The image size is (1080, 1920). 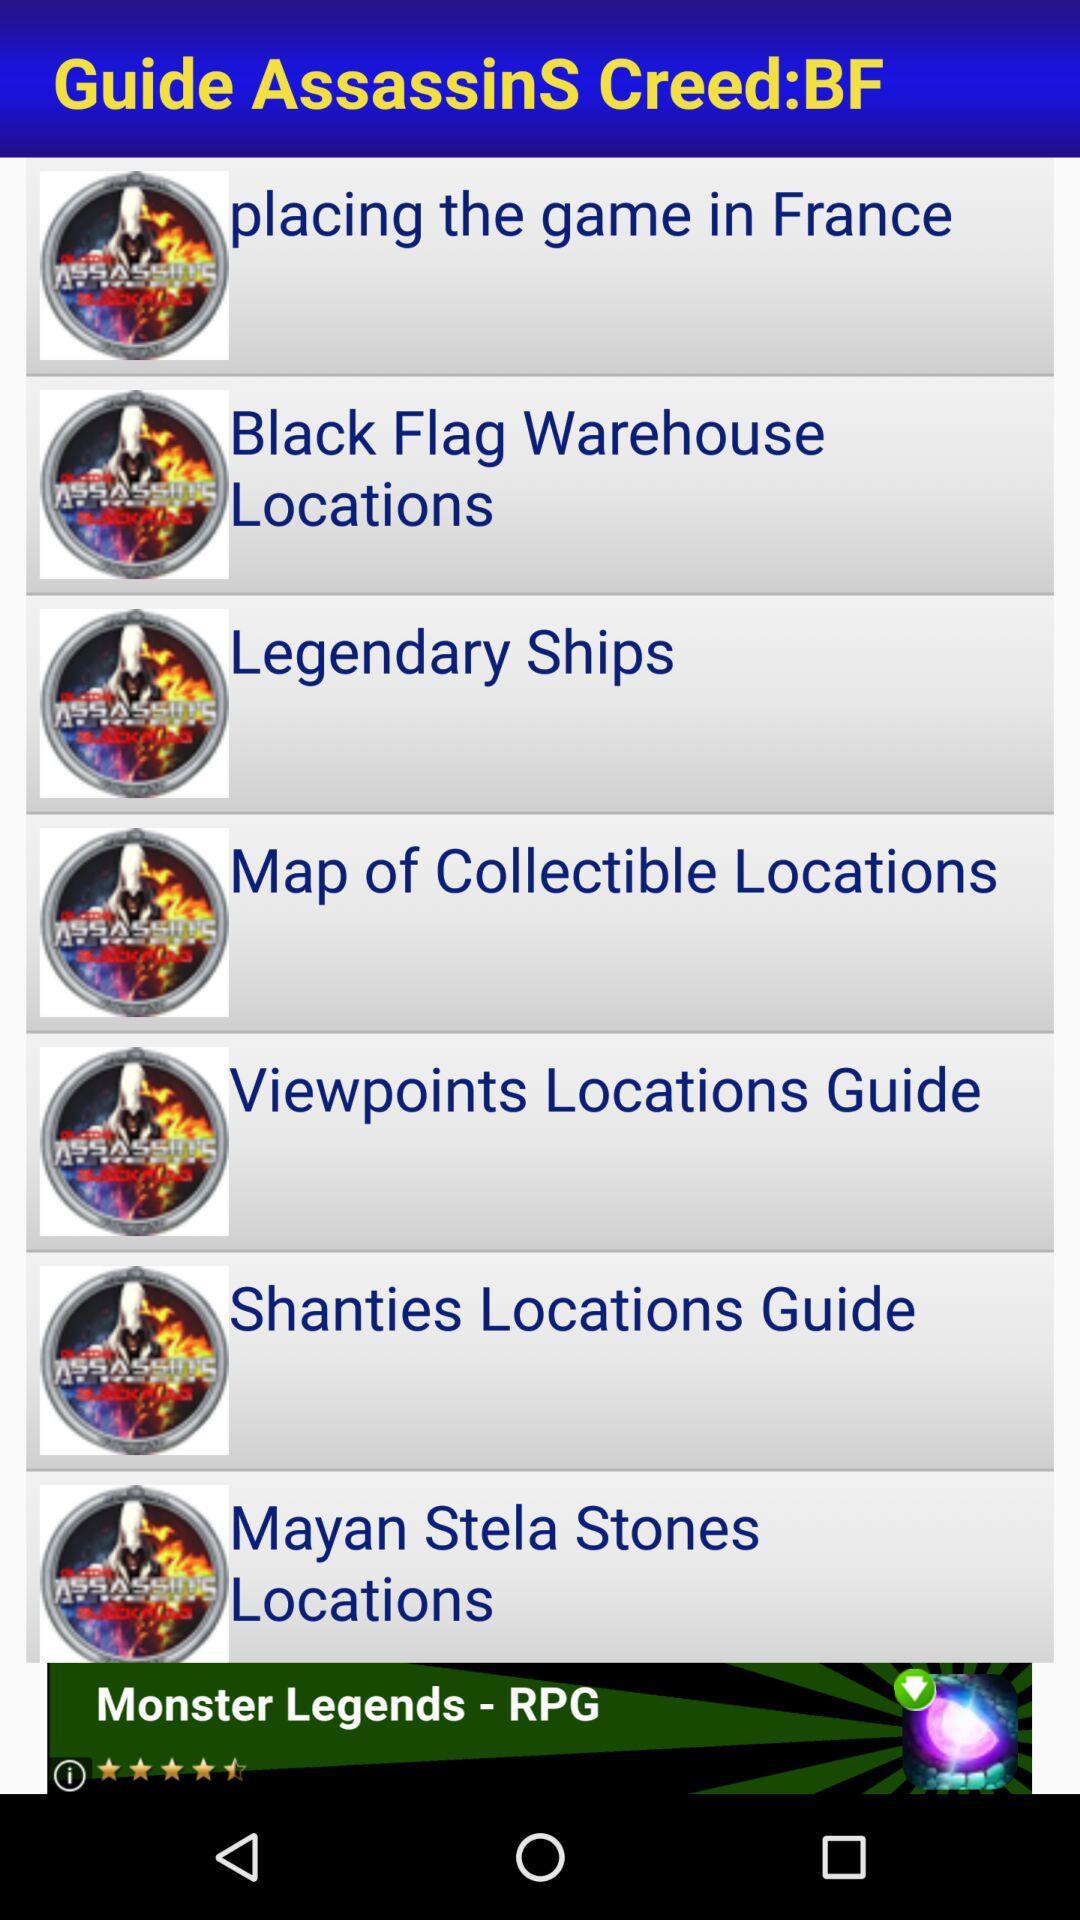 What do you see at coordinates (540, 703) in the screenshot?
I see `item above the map of collectible item` at bounding box center [540, 703].